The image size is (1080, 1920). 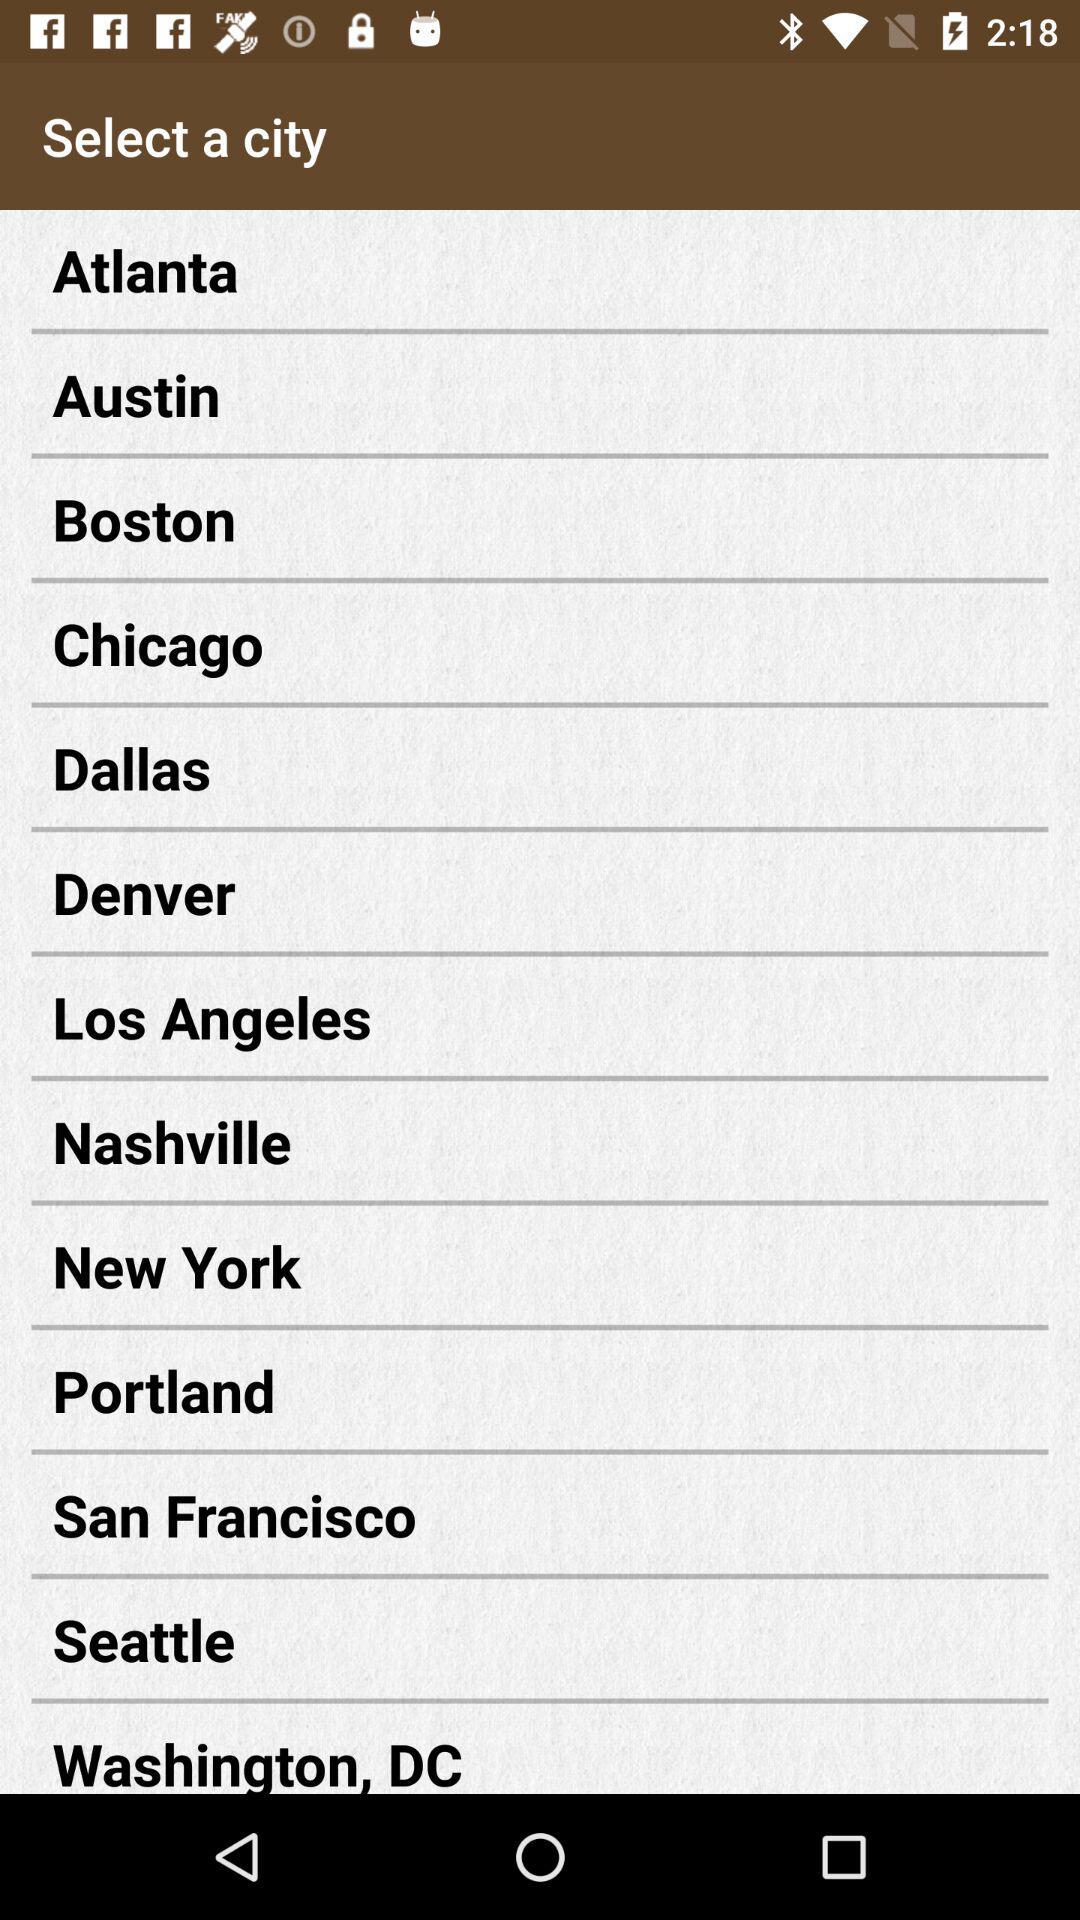 What do you see at coordinates (540, 1514) in the screenshot?
I see `the san francisco item` at bounding box center [540, 1514].